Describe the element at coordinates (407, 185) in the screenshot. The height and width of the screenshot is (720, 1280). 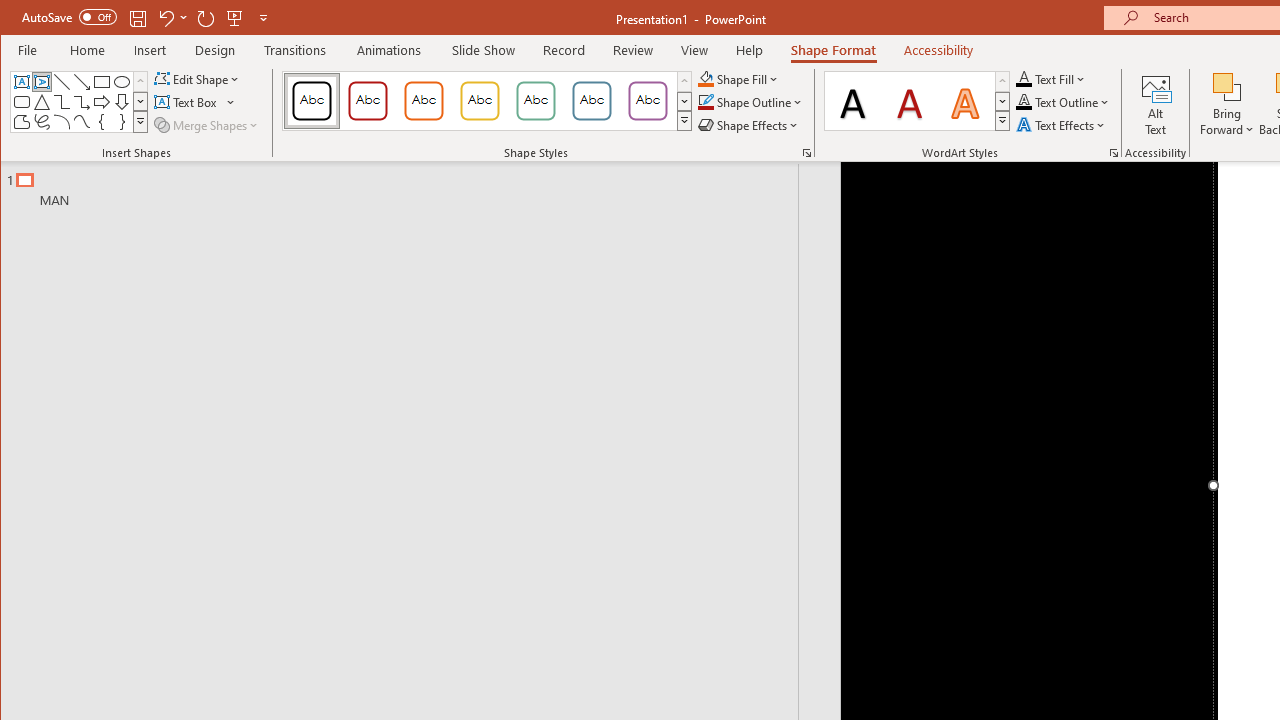
I see `'Outline'` at that location.